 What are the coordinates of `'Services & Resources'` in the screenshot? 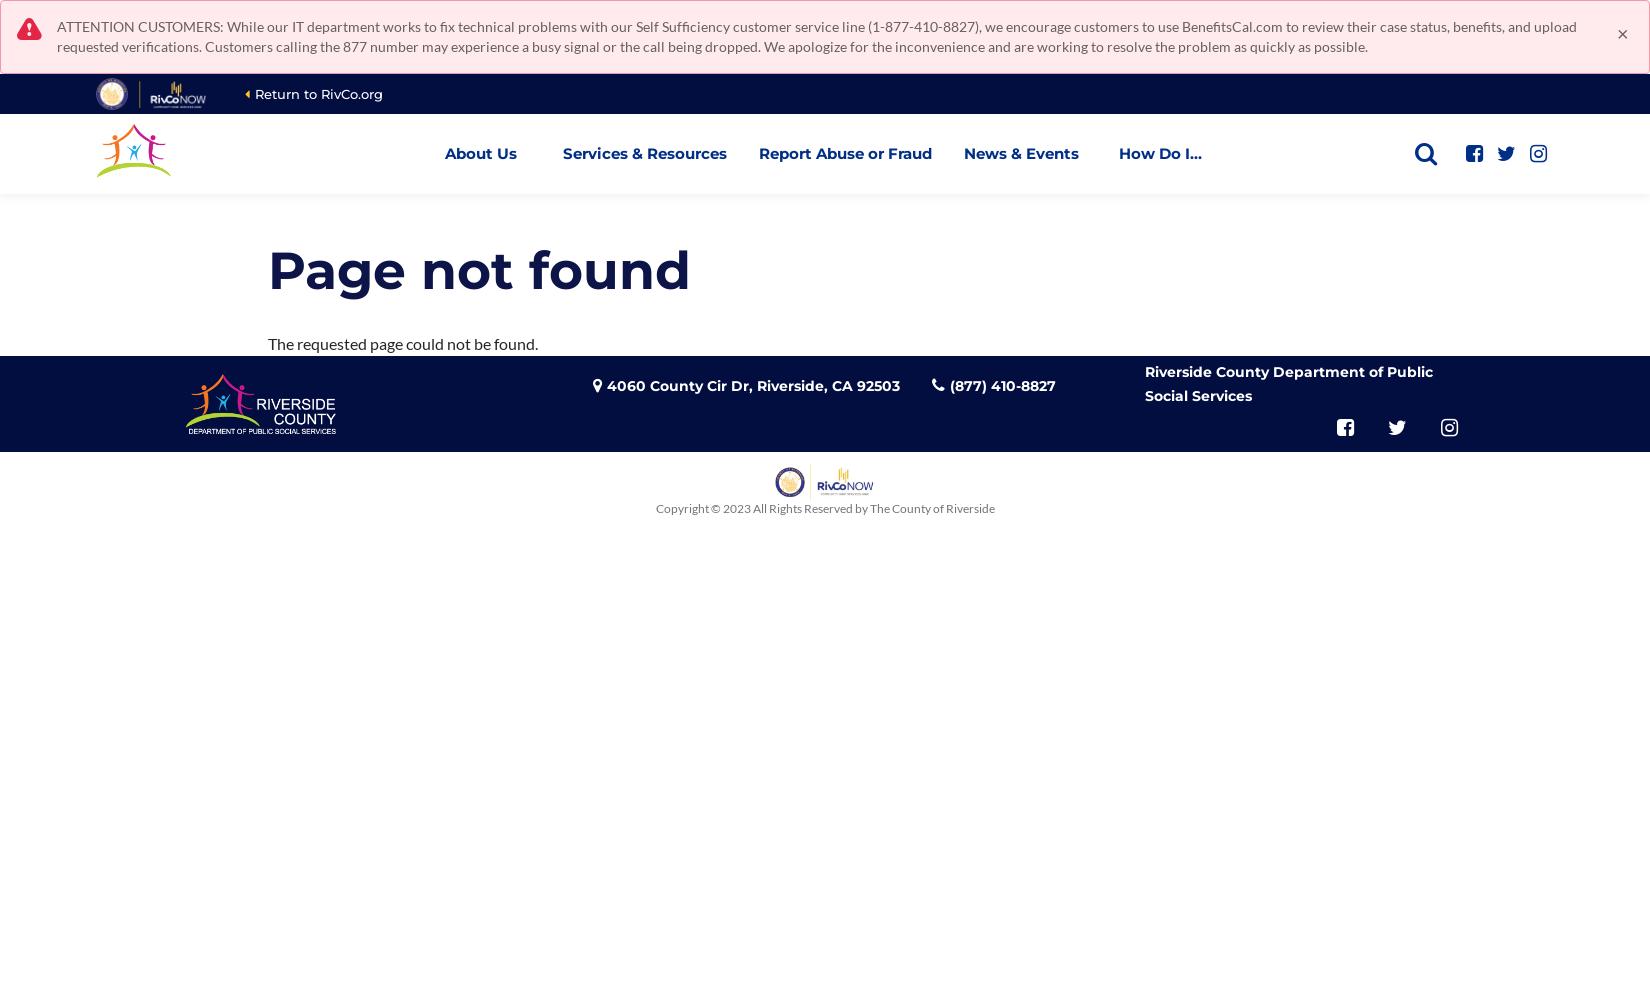 It's located at (642, 153).